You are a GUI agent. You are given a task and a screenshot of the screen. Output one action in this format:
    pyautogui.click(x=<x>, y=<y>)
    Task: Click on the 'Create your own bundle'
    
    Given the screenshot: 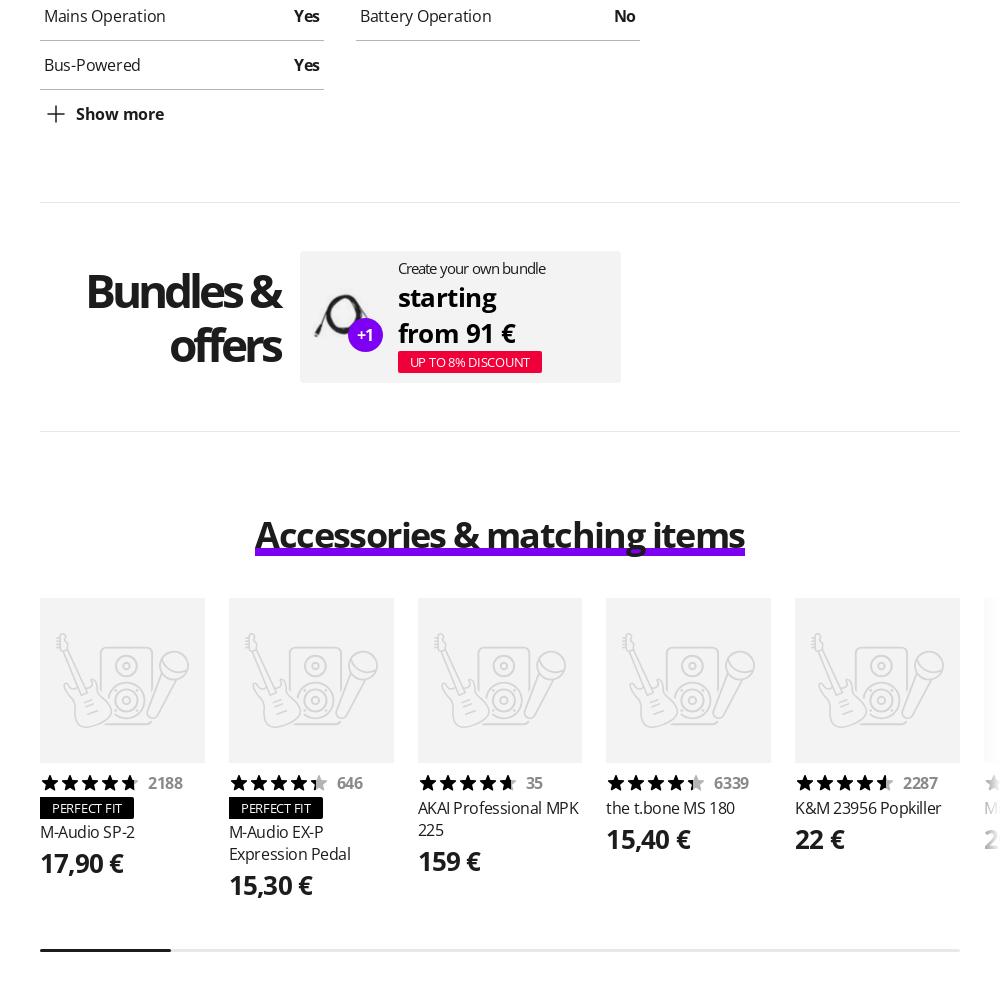 What is the action you would take?
    pyautogui.click(x=397, y=267)
    